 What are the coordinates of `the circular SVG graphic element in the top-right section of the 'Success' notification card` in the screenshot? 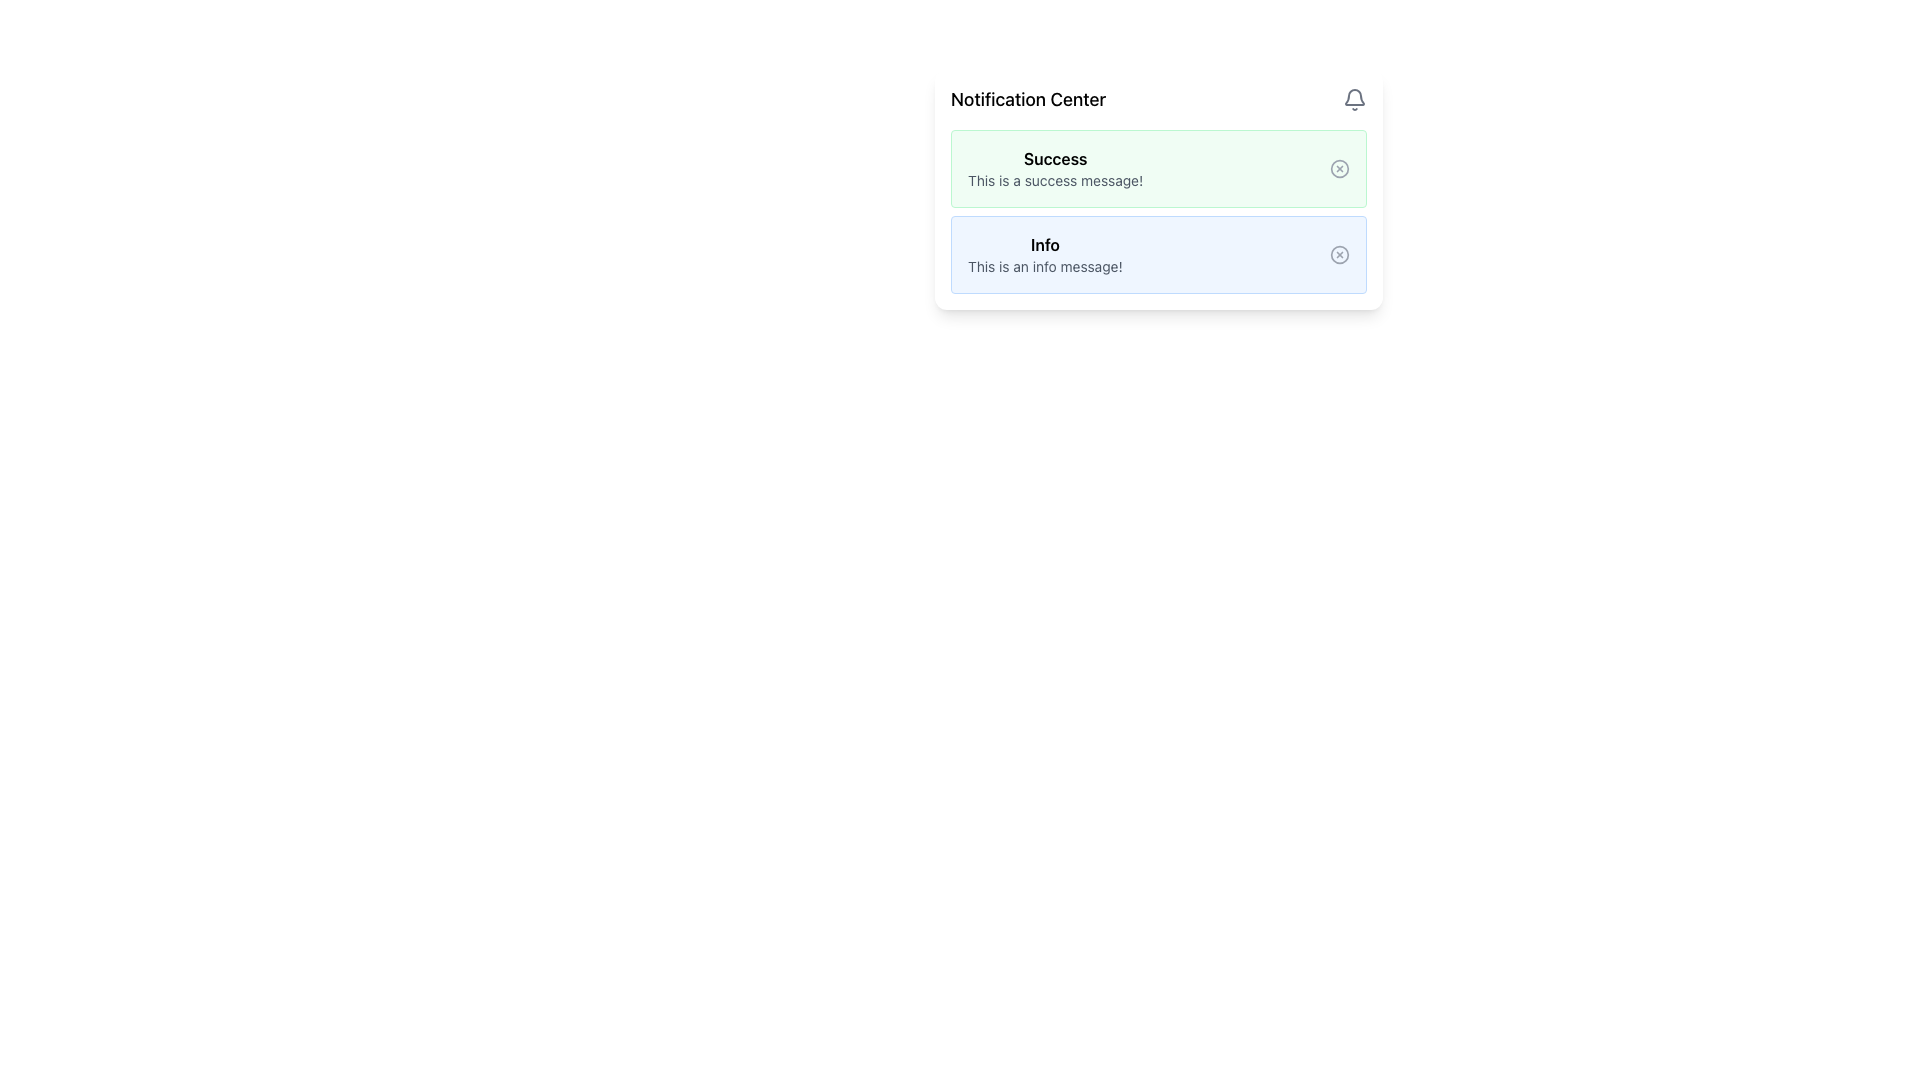 It's located at (1339, 168).